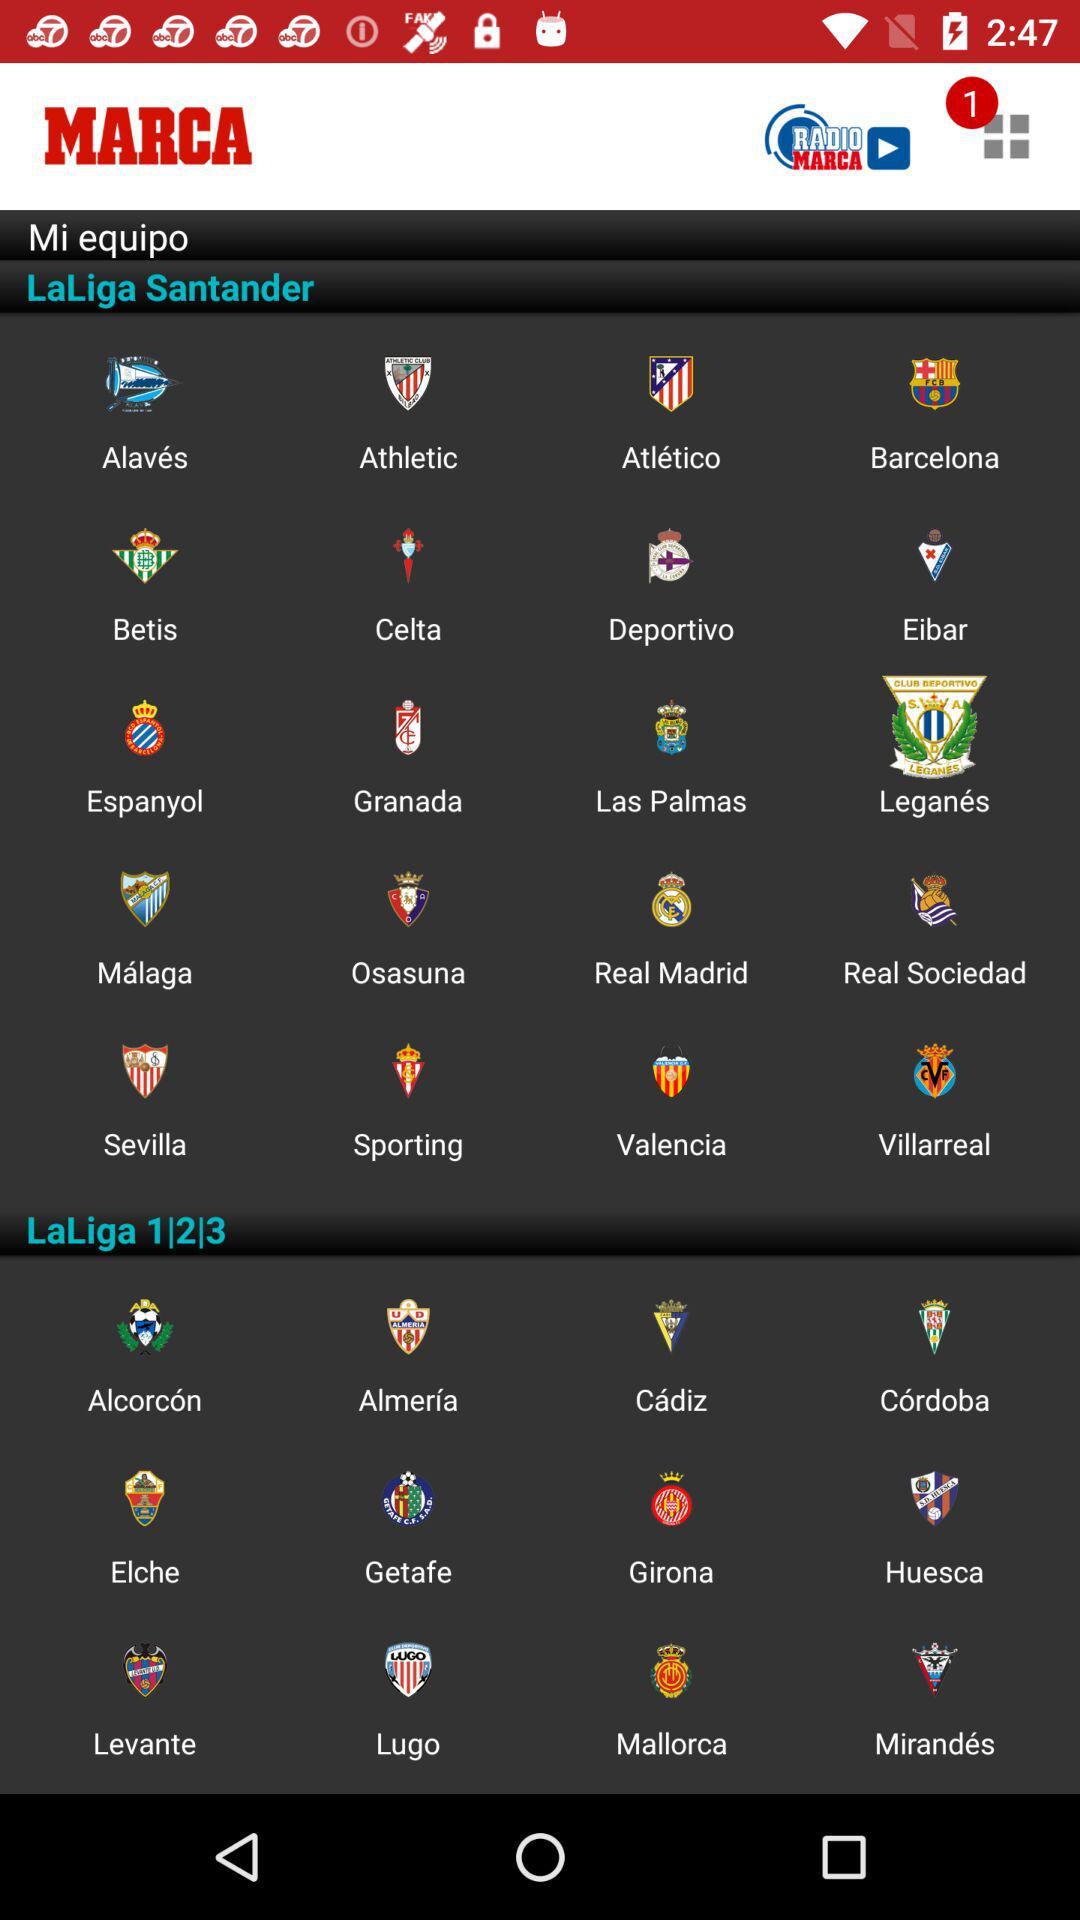 This screenshot has width=1080, height=1920. What do you see at coordinates (143, 726) in the screenshot?
I see `the attach_file icon` at bounding box center [143, 726].